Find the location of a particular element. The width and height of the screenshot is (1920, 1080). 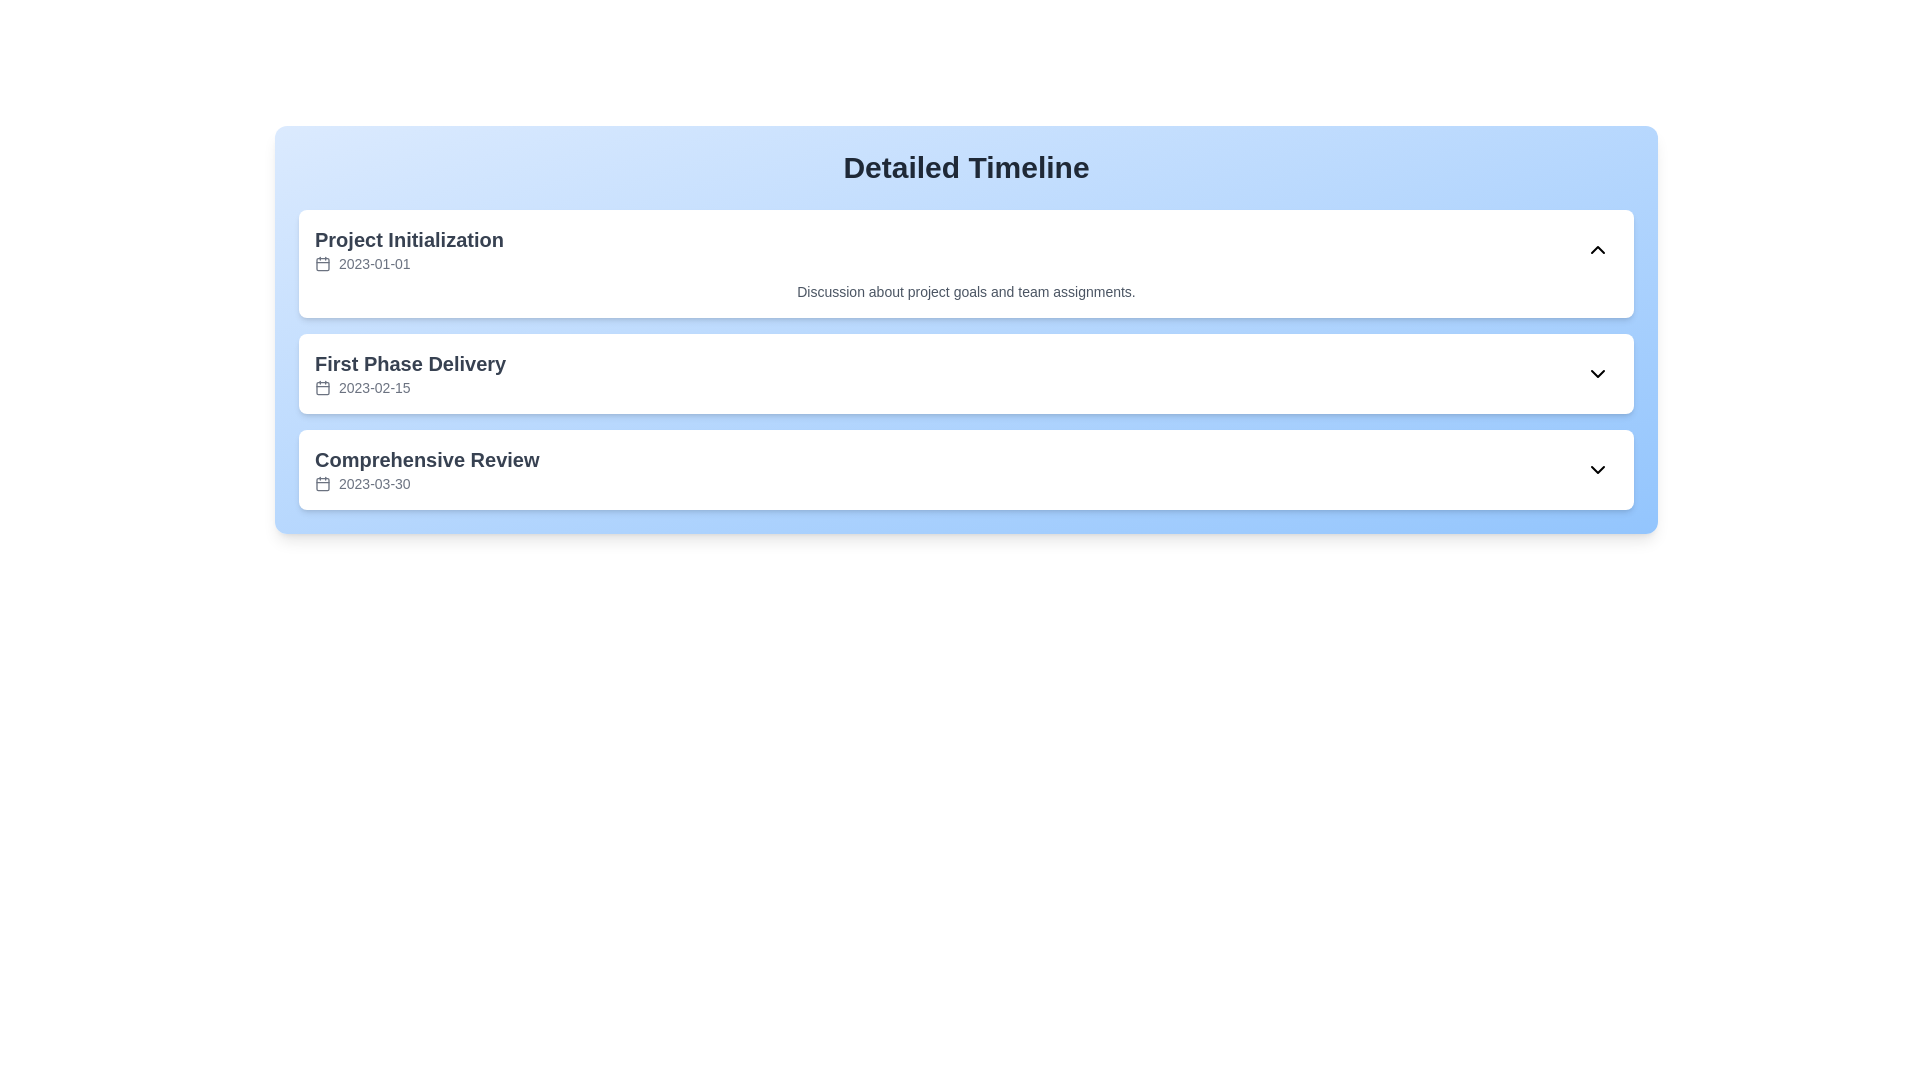

the icon representing the date for the event 'First Phase Delivery', located to the left of the date '2023-02-15' in the second event entry is located at coordinates (322, 388).